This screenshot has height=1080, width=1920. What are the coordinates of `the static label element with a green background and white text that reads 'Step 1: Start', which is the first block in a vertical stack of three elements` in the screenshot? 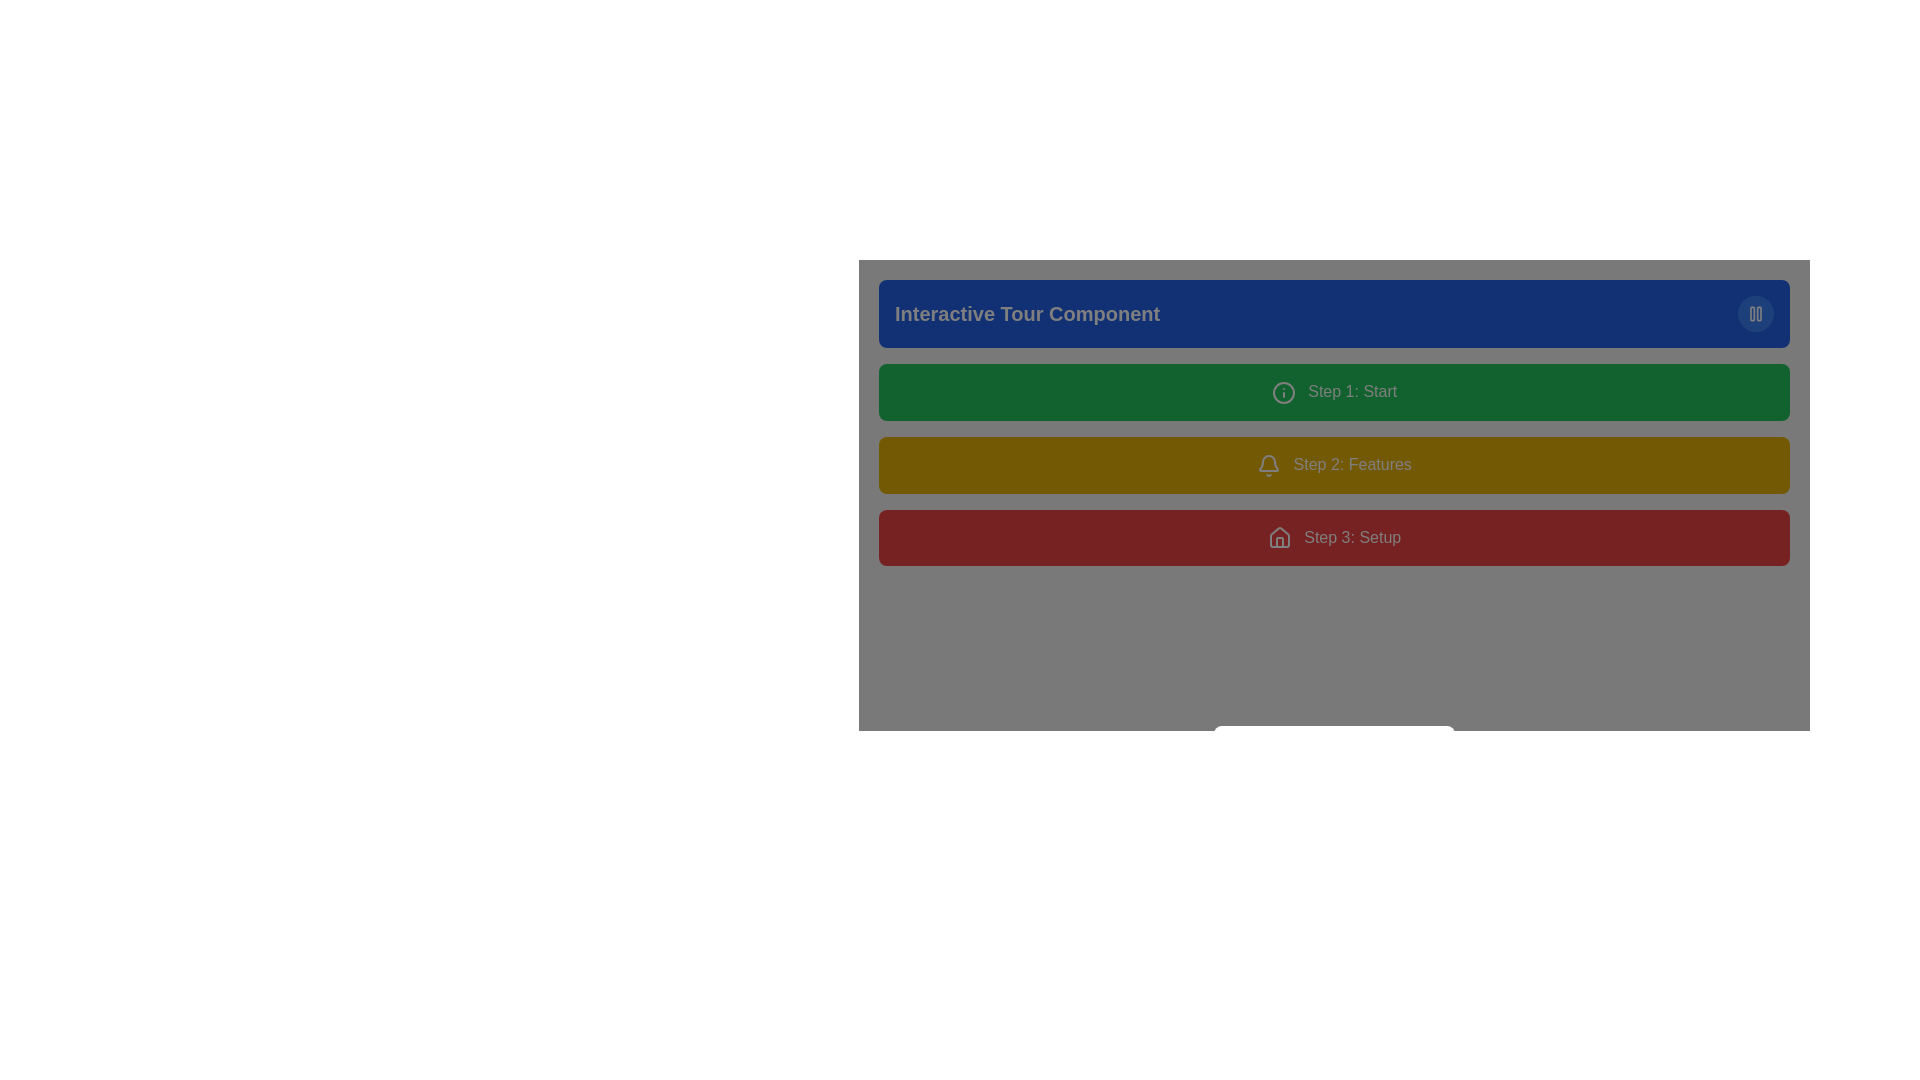 It's located at (1334, 392).